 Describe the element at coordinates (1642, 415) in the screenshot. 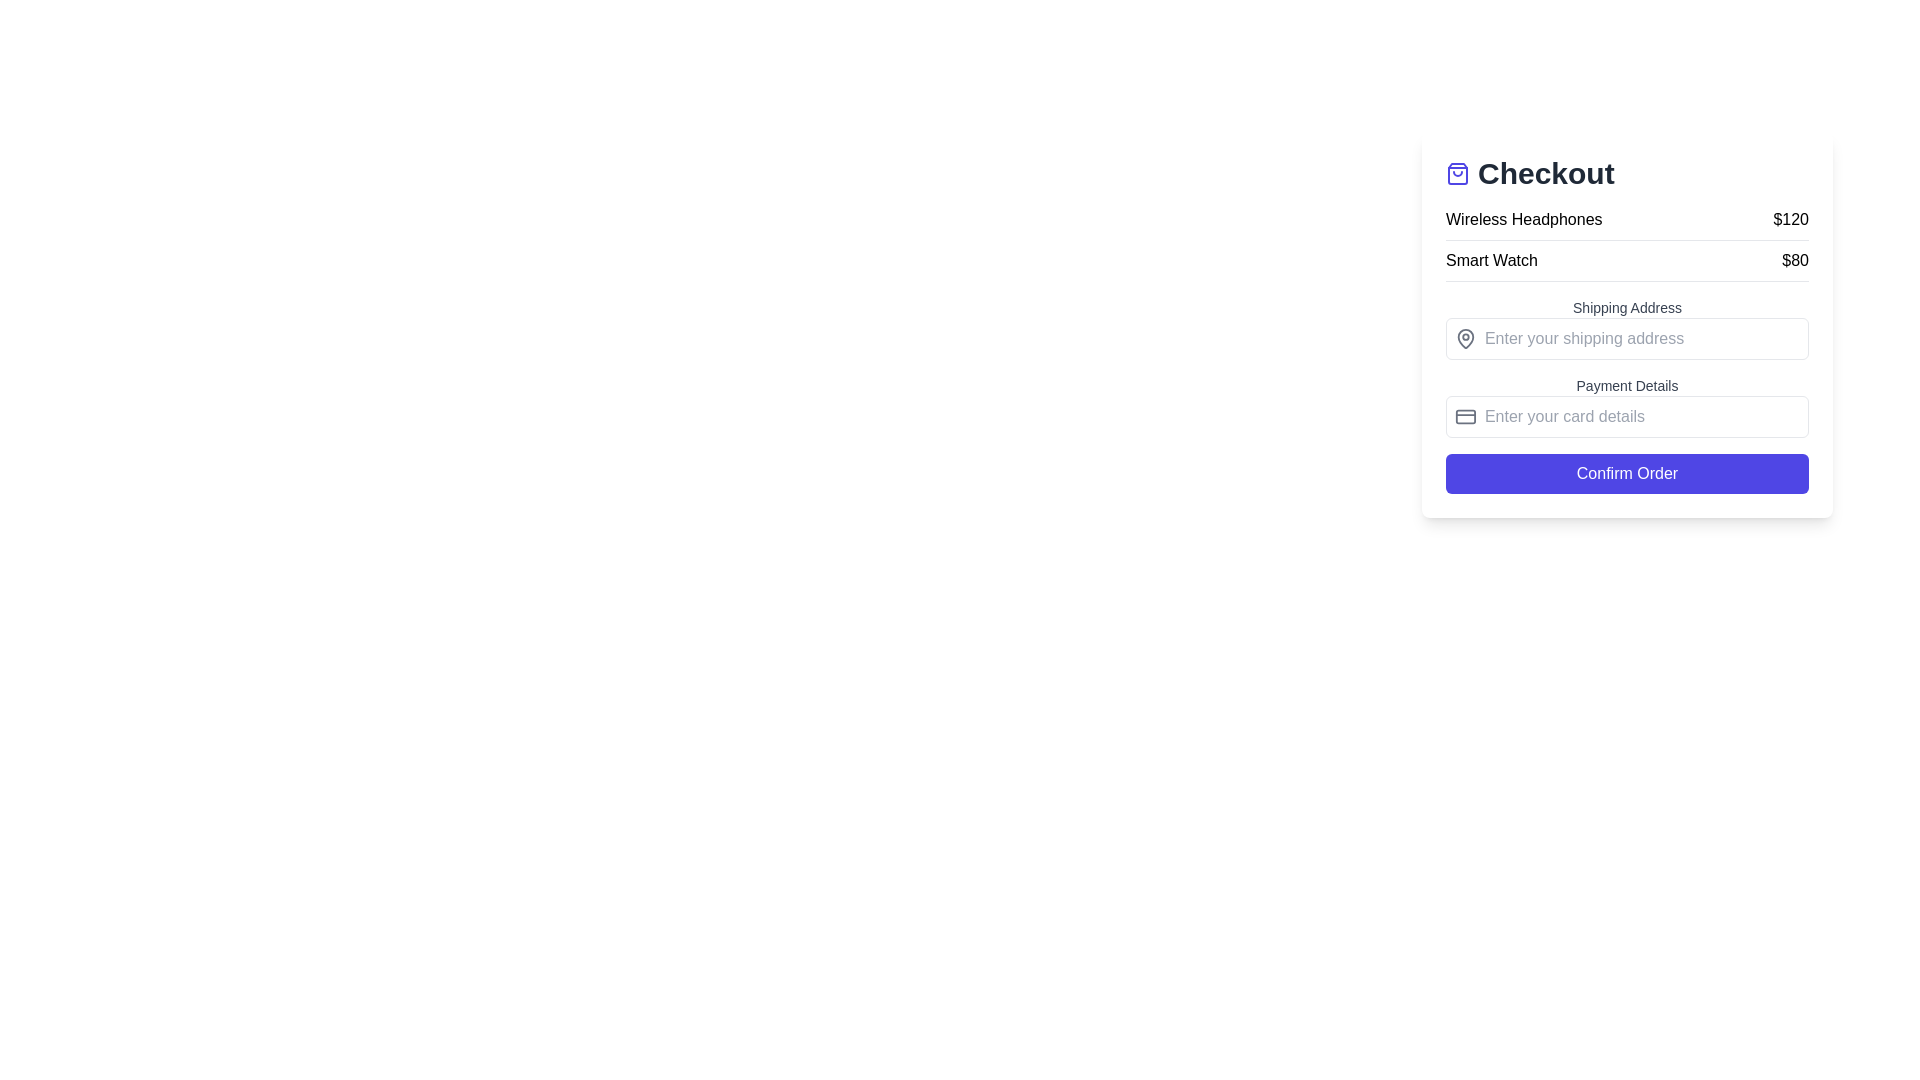

I see `on the text input field for card details located in the 'Payment Details' section` at that location.